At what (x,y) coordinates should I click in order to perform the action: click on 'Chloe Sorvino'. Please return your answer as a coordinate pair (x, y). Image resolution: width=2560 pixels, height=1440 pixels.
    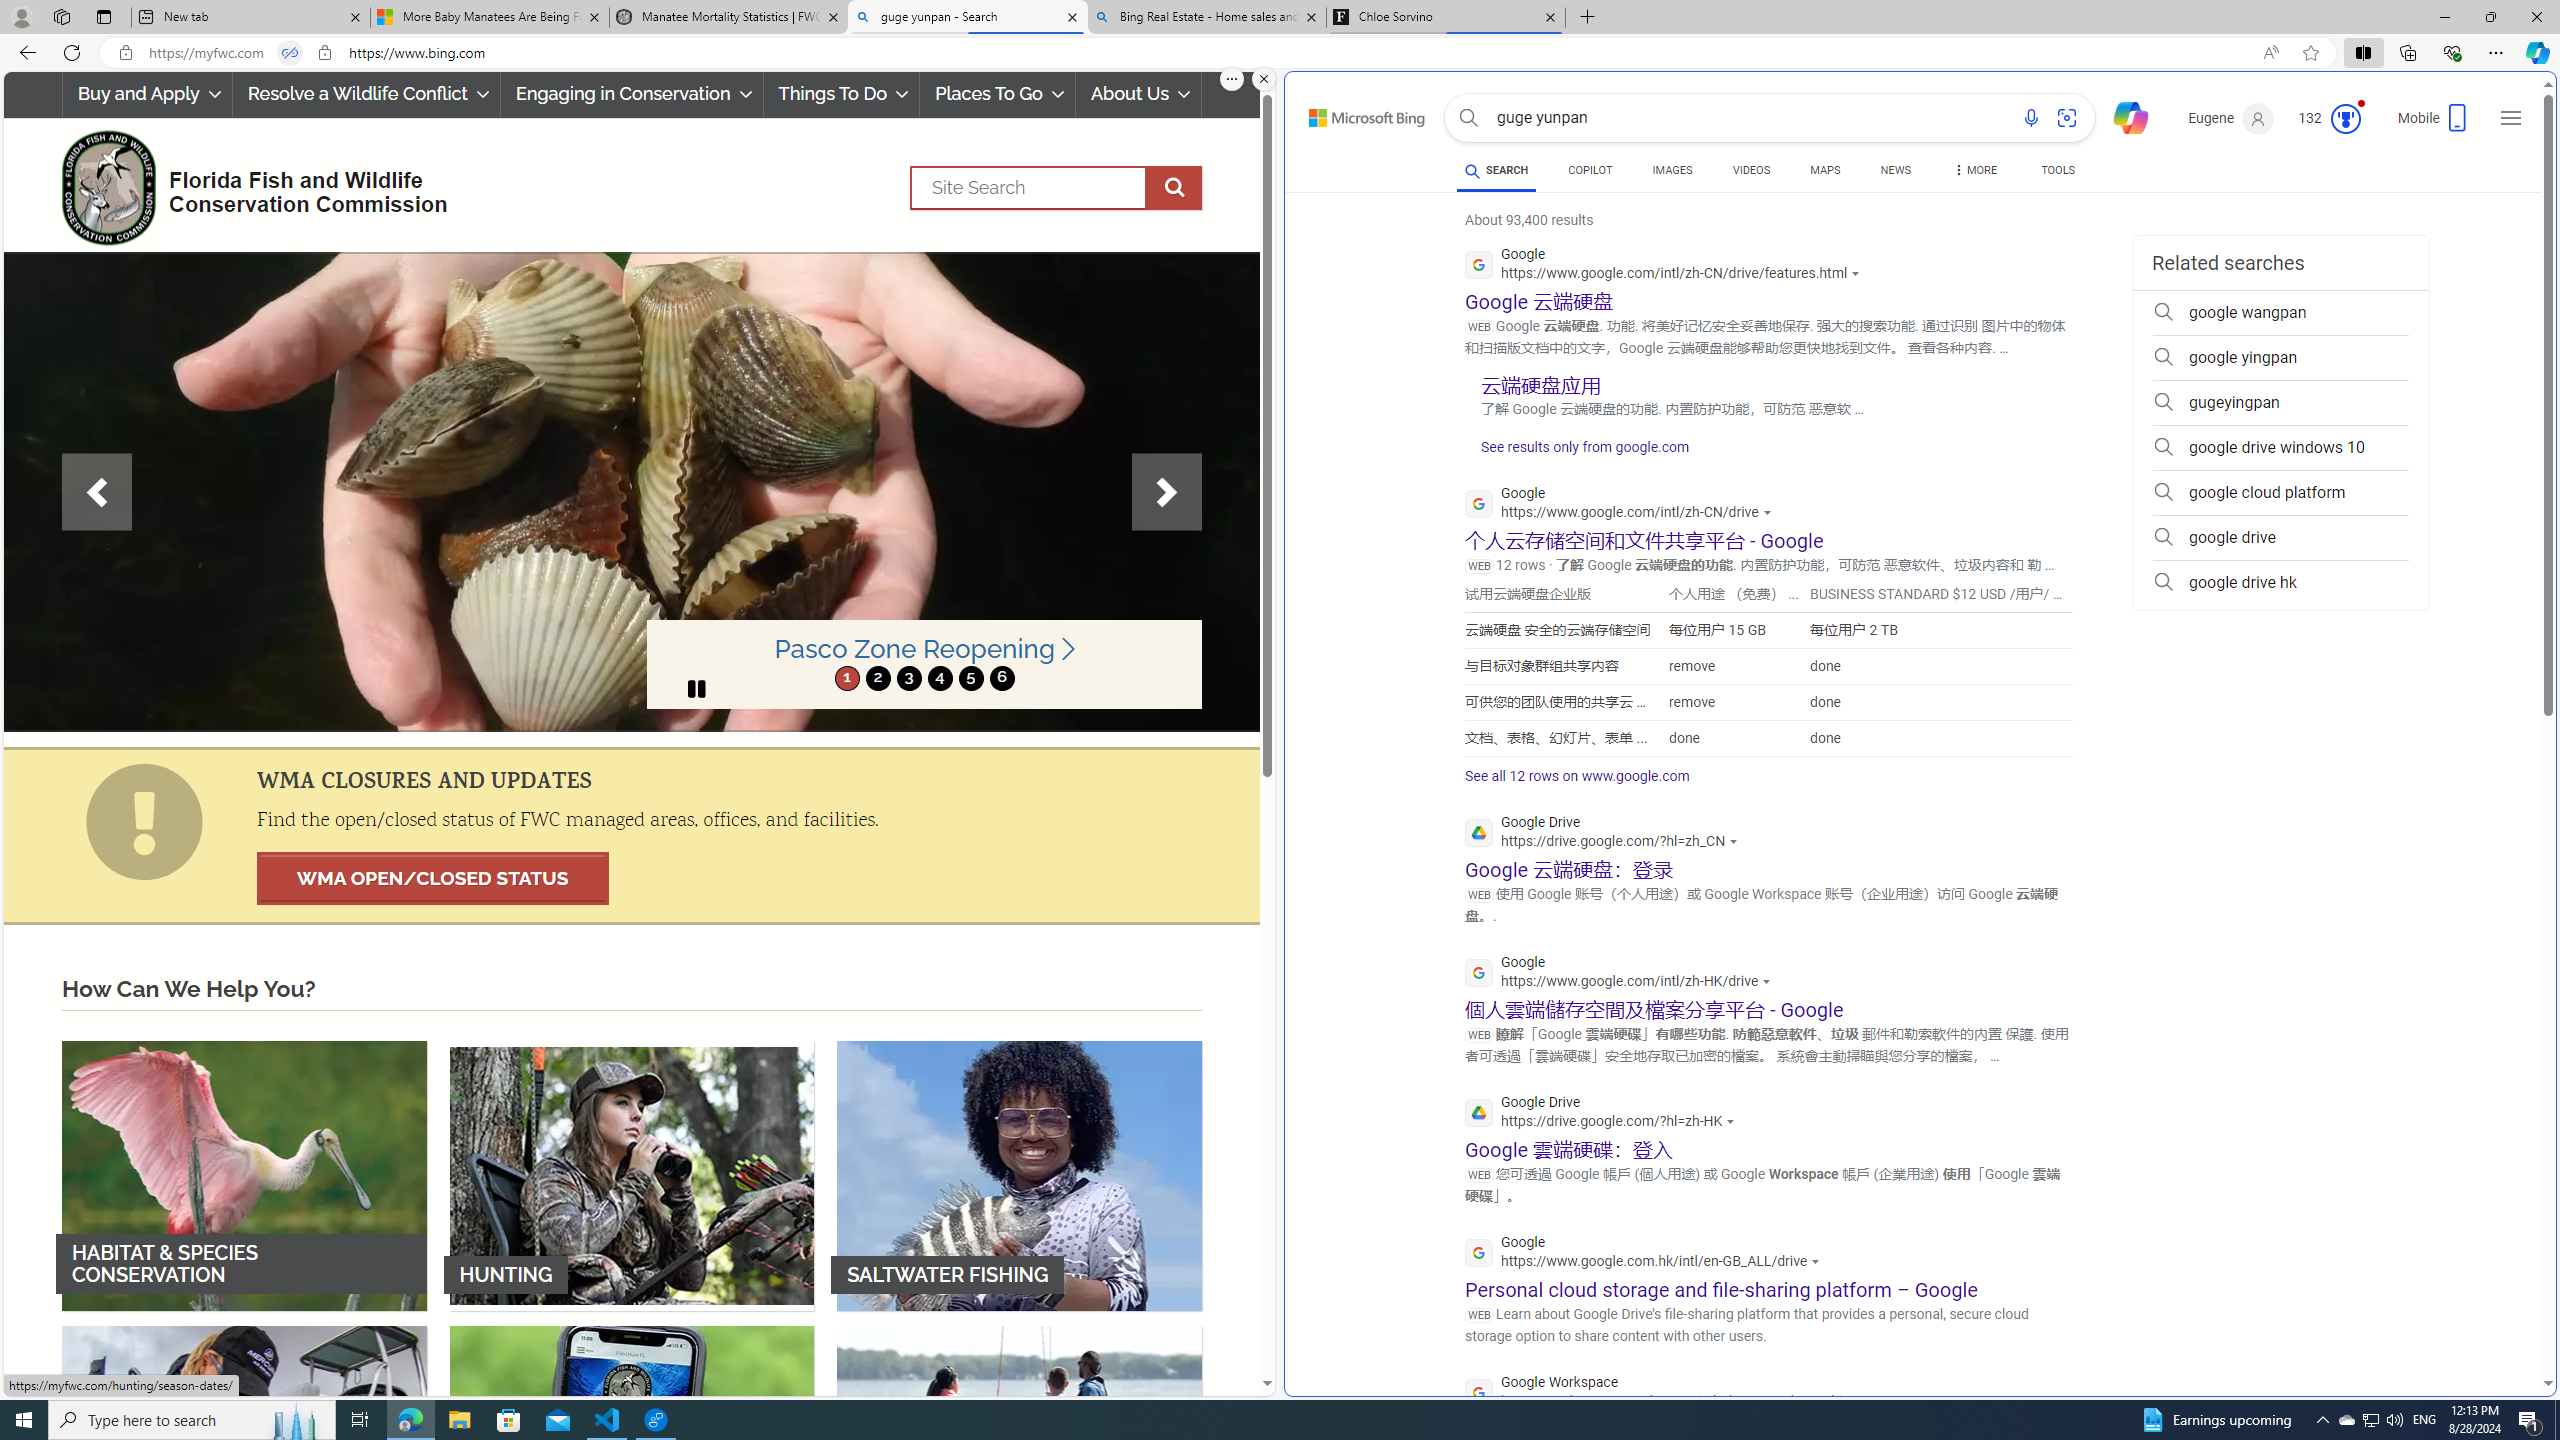
    Looking at the image, I should click on (1446, 16).